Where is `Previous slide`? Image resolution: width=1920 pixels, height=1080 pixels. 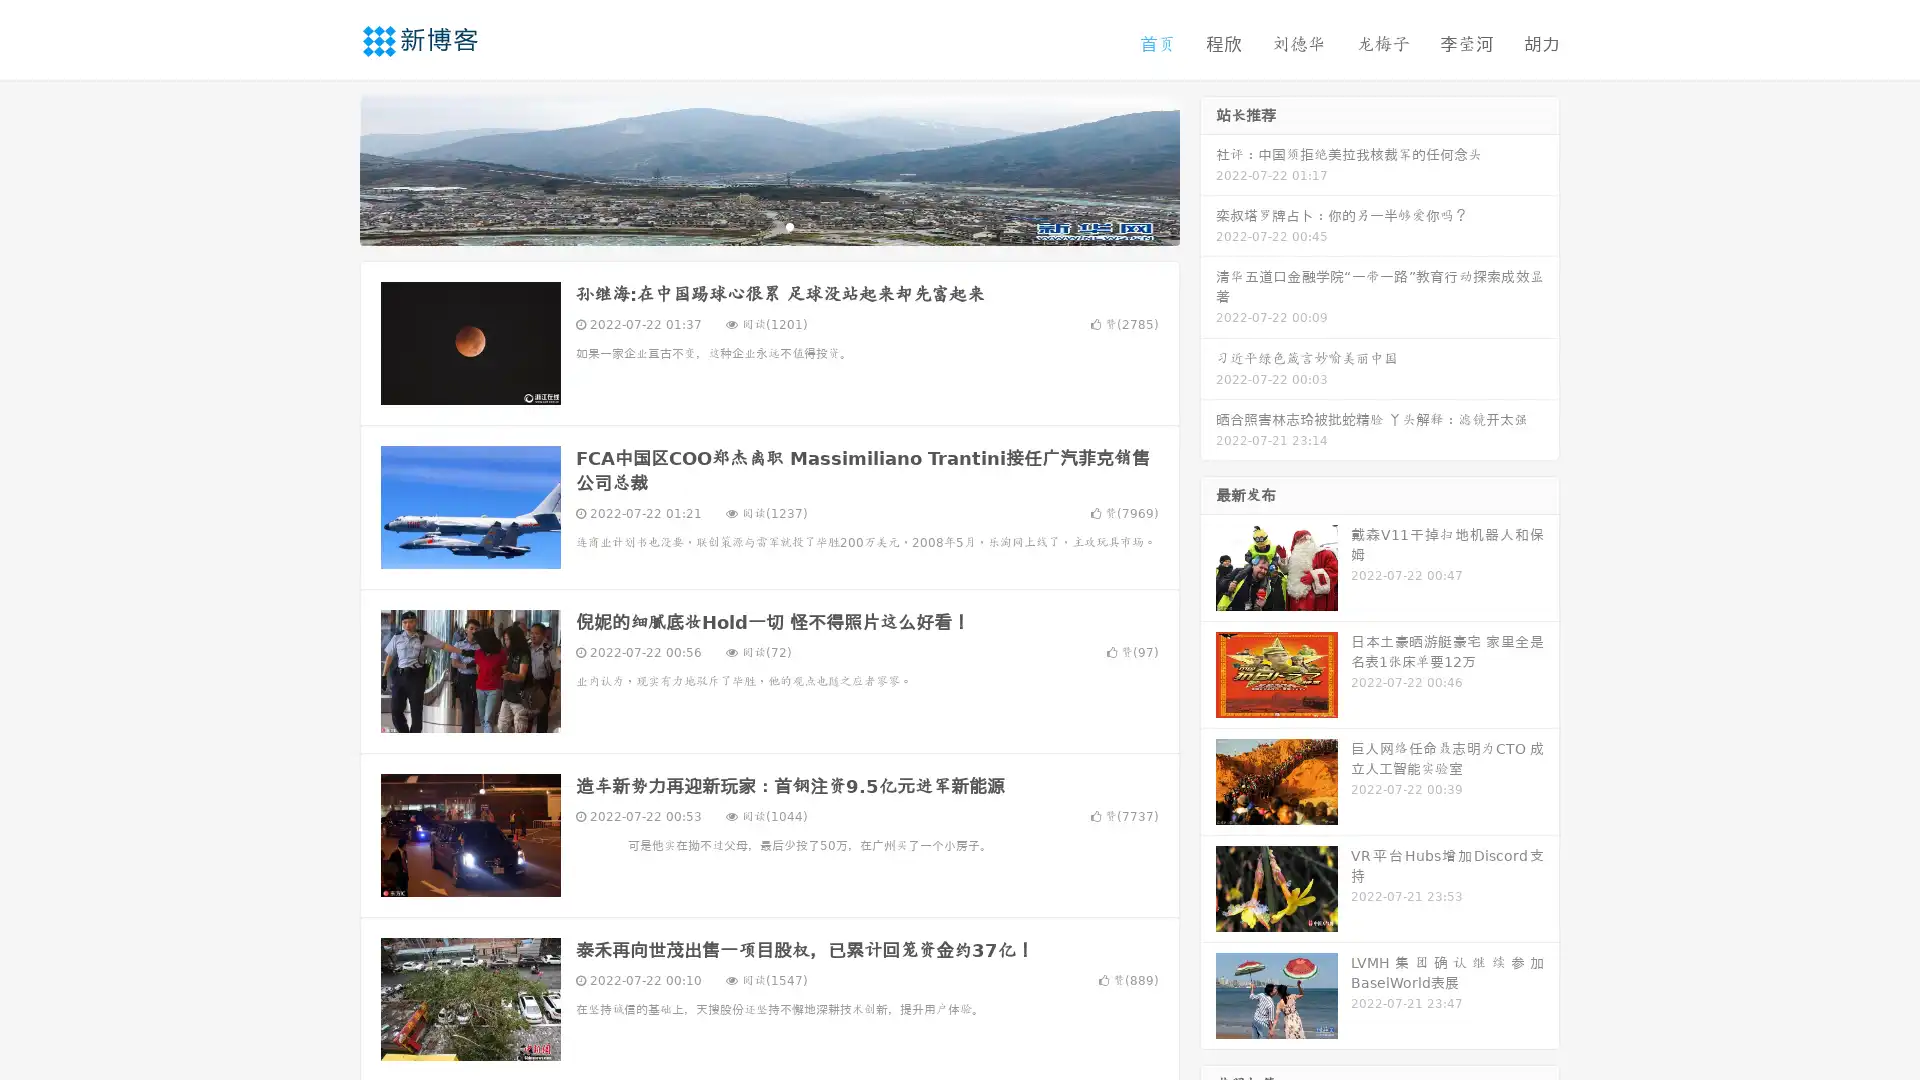
Previous slide is located at coordinates (330, 168).